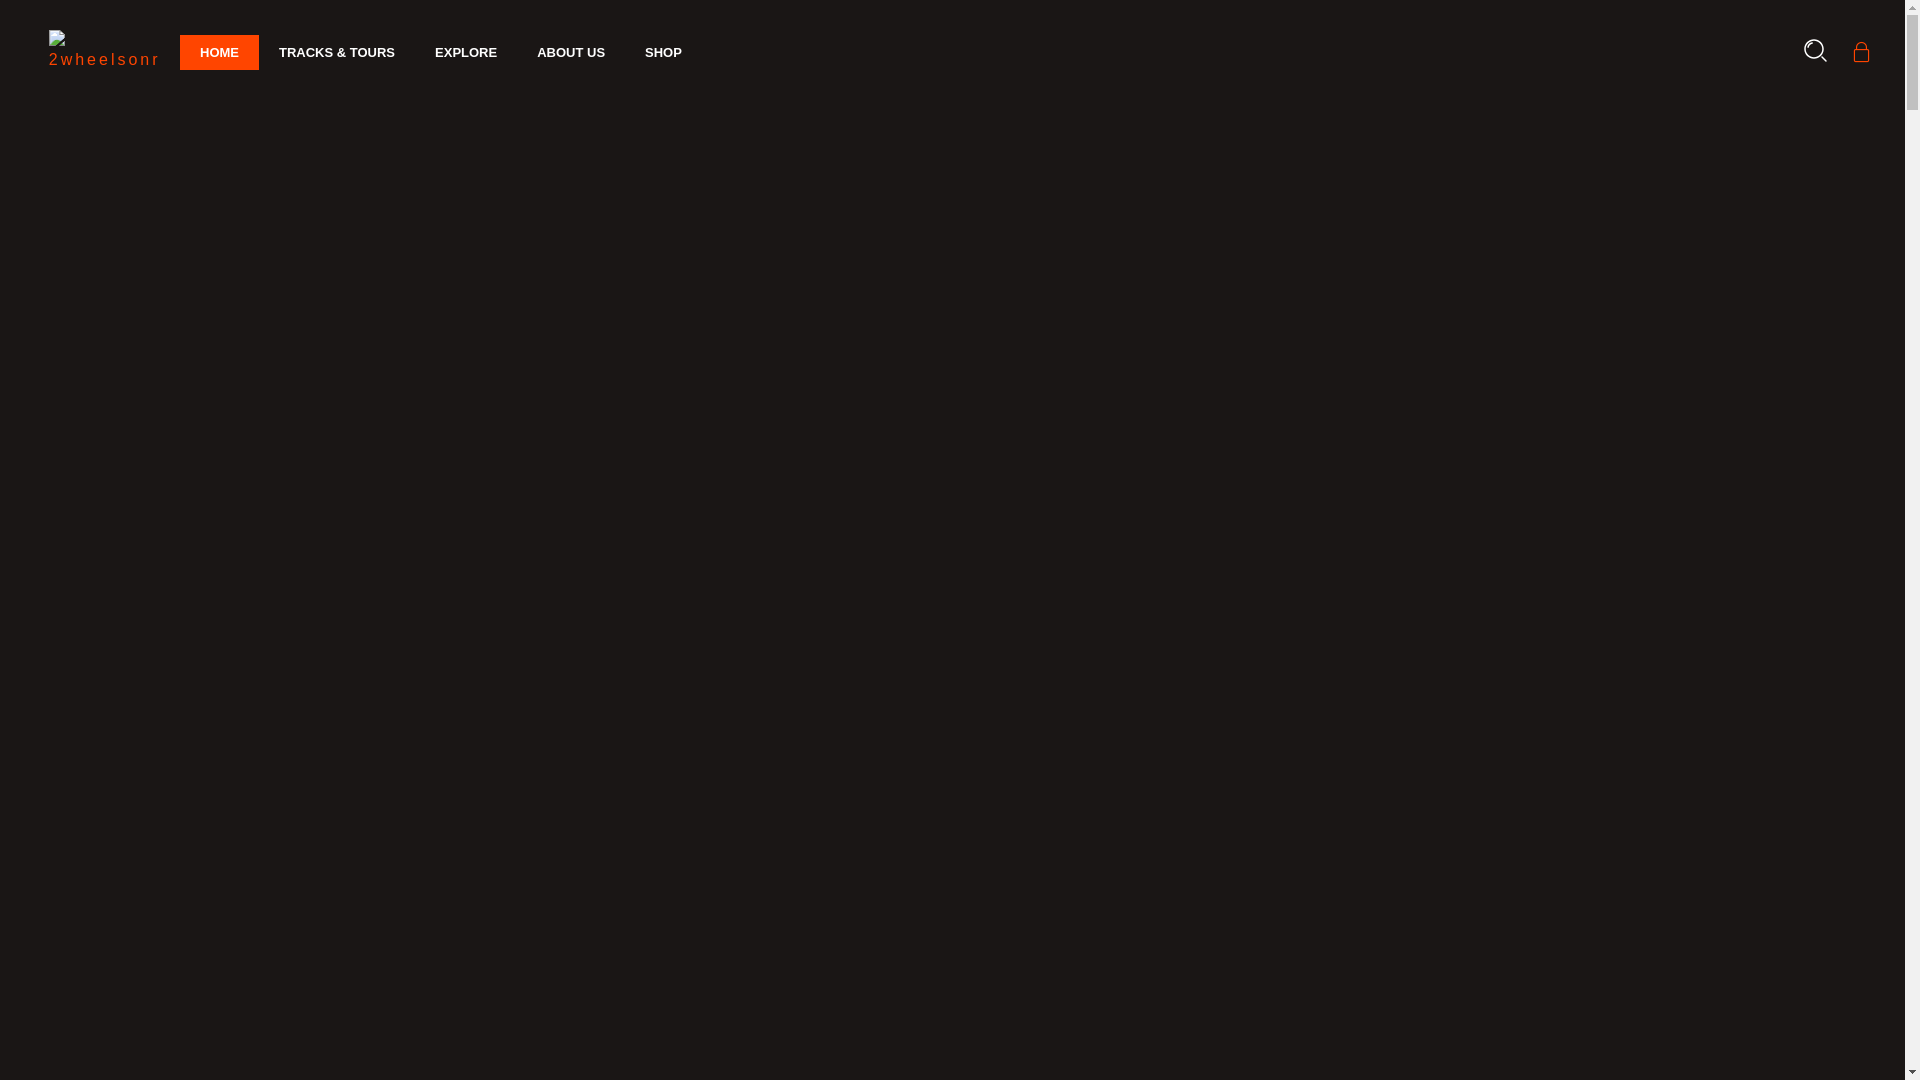  What do you see at coordinates (258, 52) in the screenshot?
I see `'TRACKS & TOURS'` at bounding box center [258, 52].